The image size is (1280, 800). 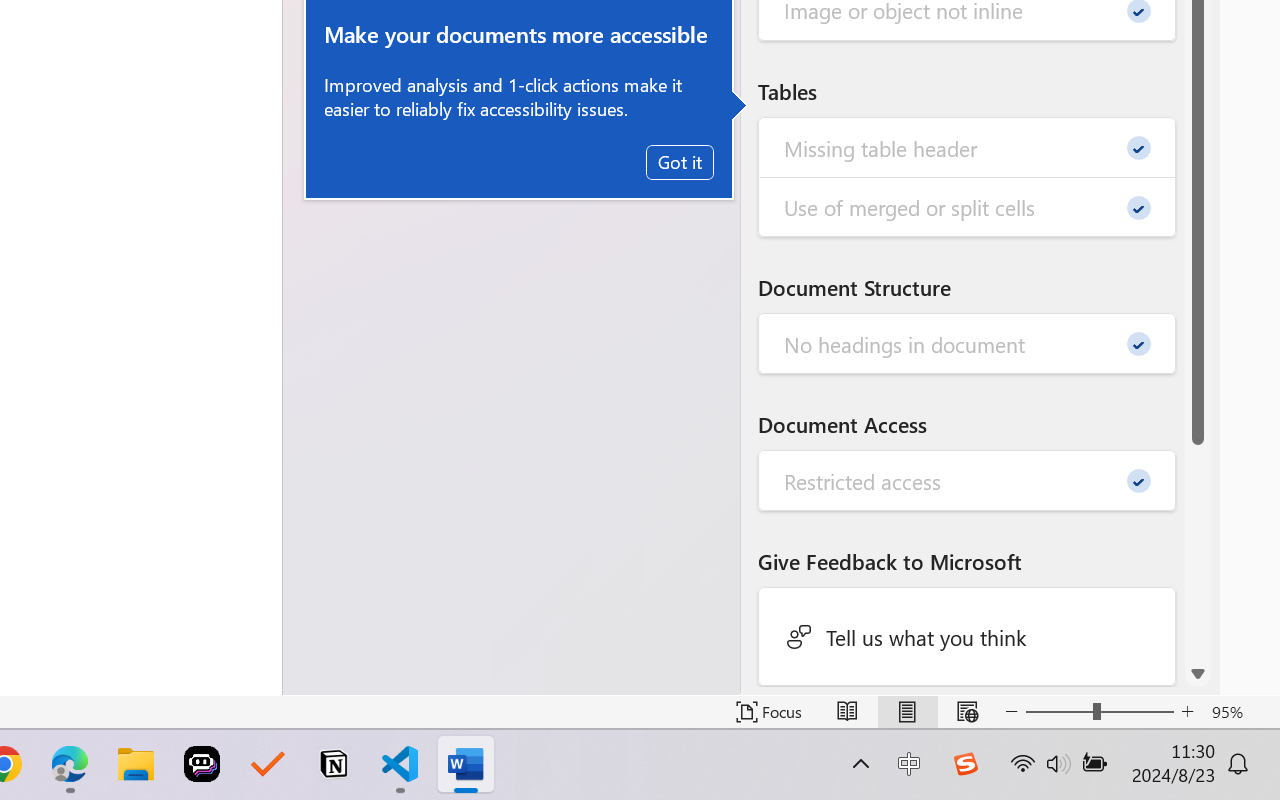 I want to click on 'Use of merged or split cells - 0', so click(x=967, y=206).